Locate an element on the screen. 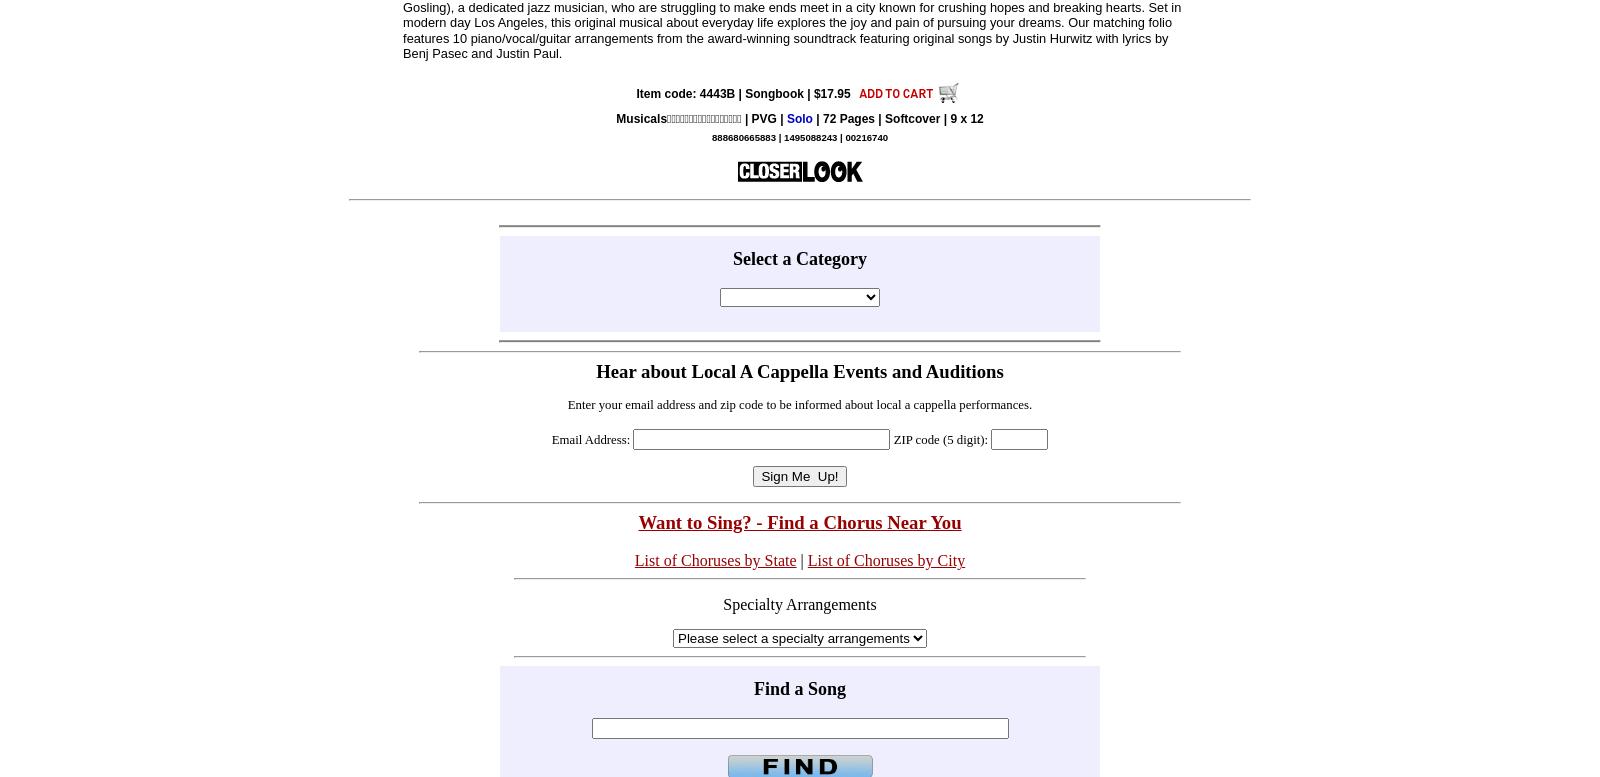 This screenshot has width=1600, height=777. 'Hear about Local A Cappella Events and Auditions' is located at coordinates (799, 370).